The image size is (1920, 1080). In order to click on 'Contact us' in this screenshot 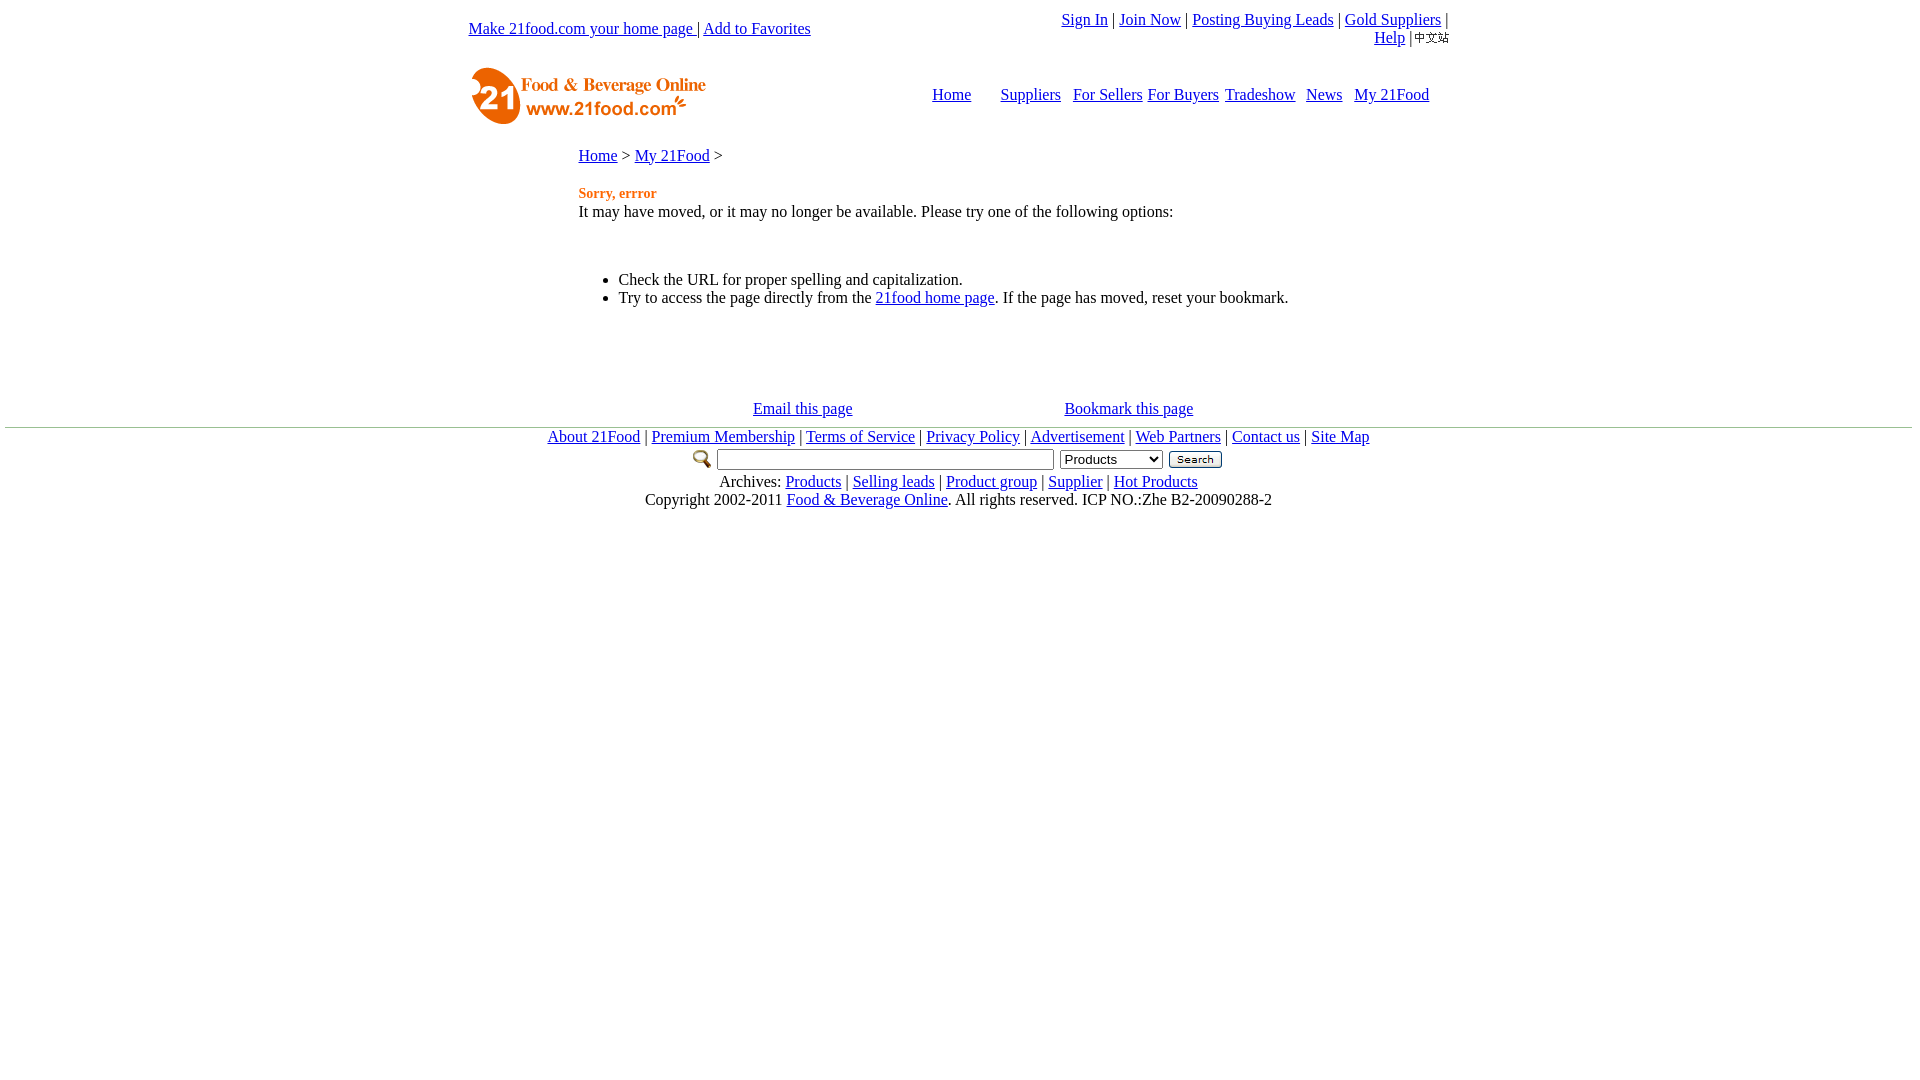, I will do `click(1265, 435)`.